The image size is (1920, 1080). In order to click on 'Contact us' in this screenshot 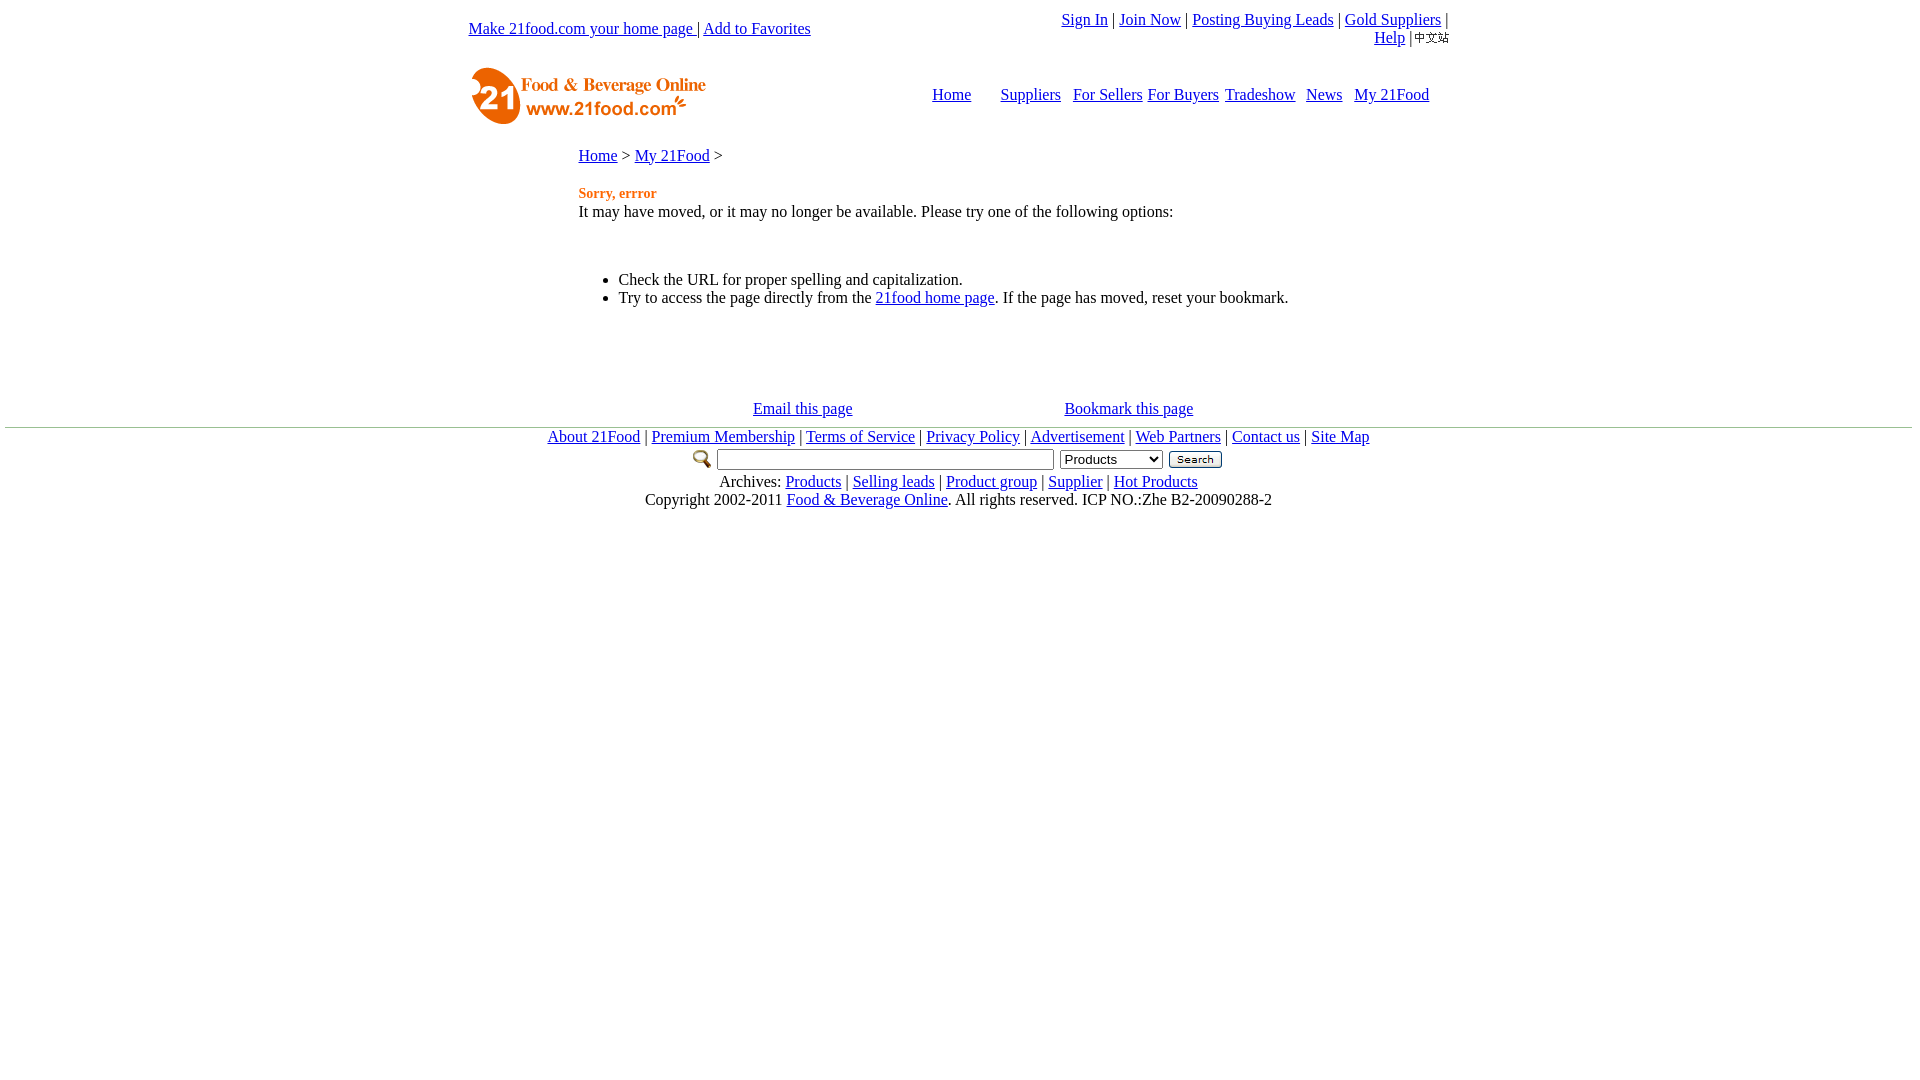, I will do `click(1265, 435)`.